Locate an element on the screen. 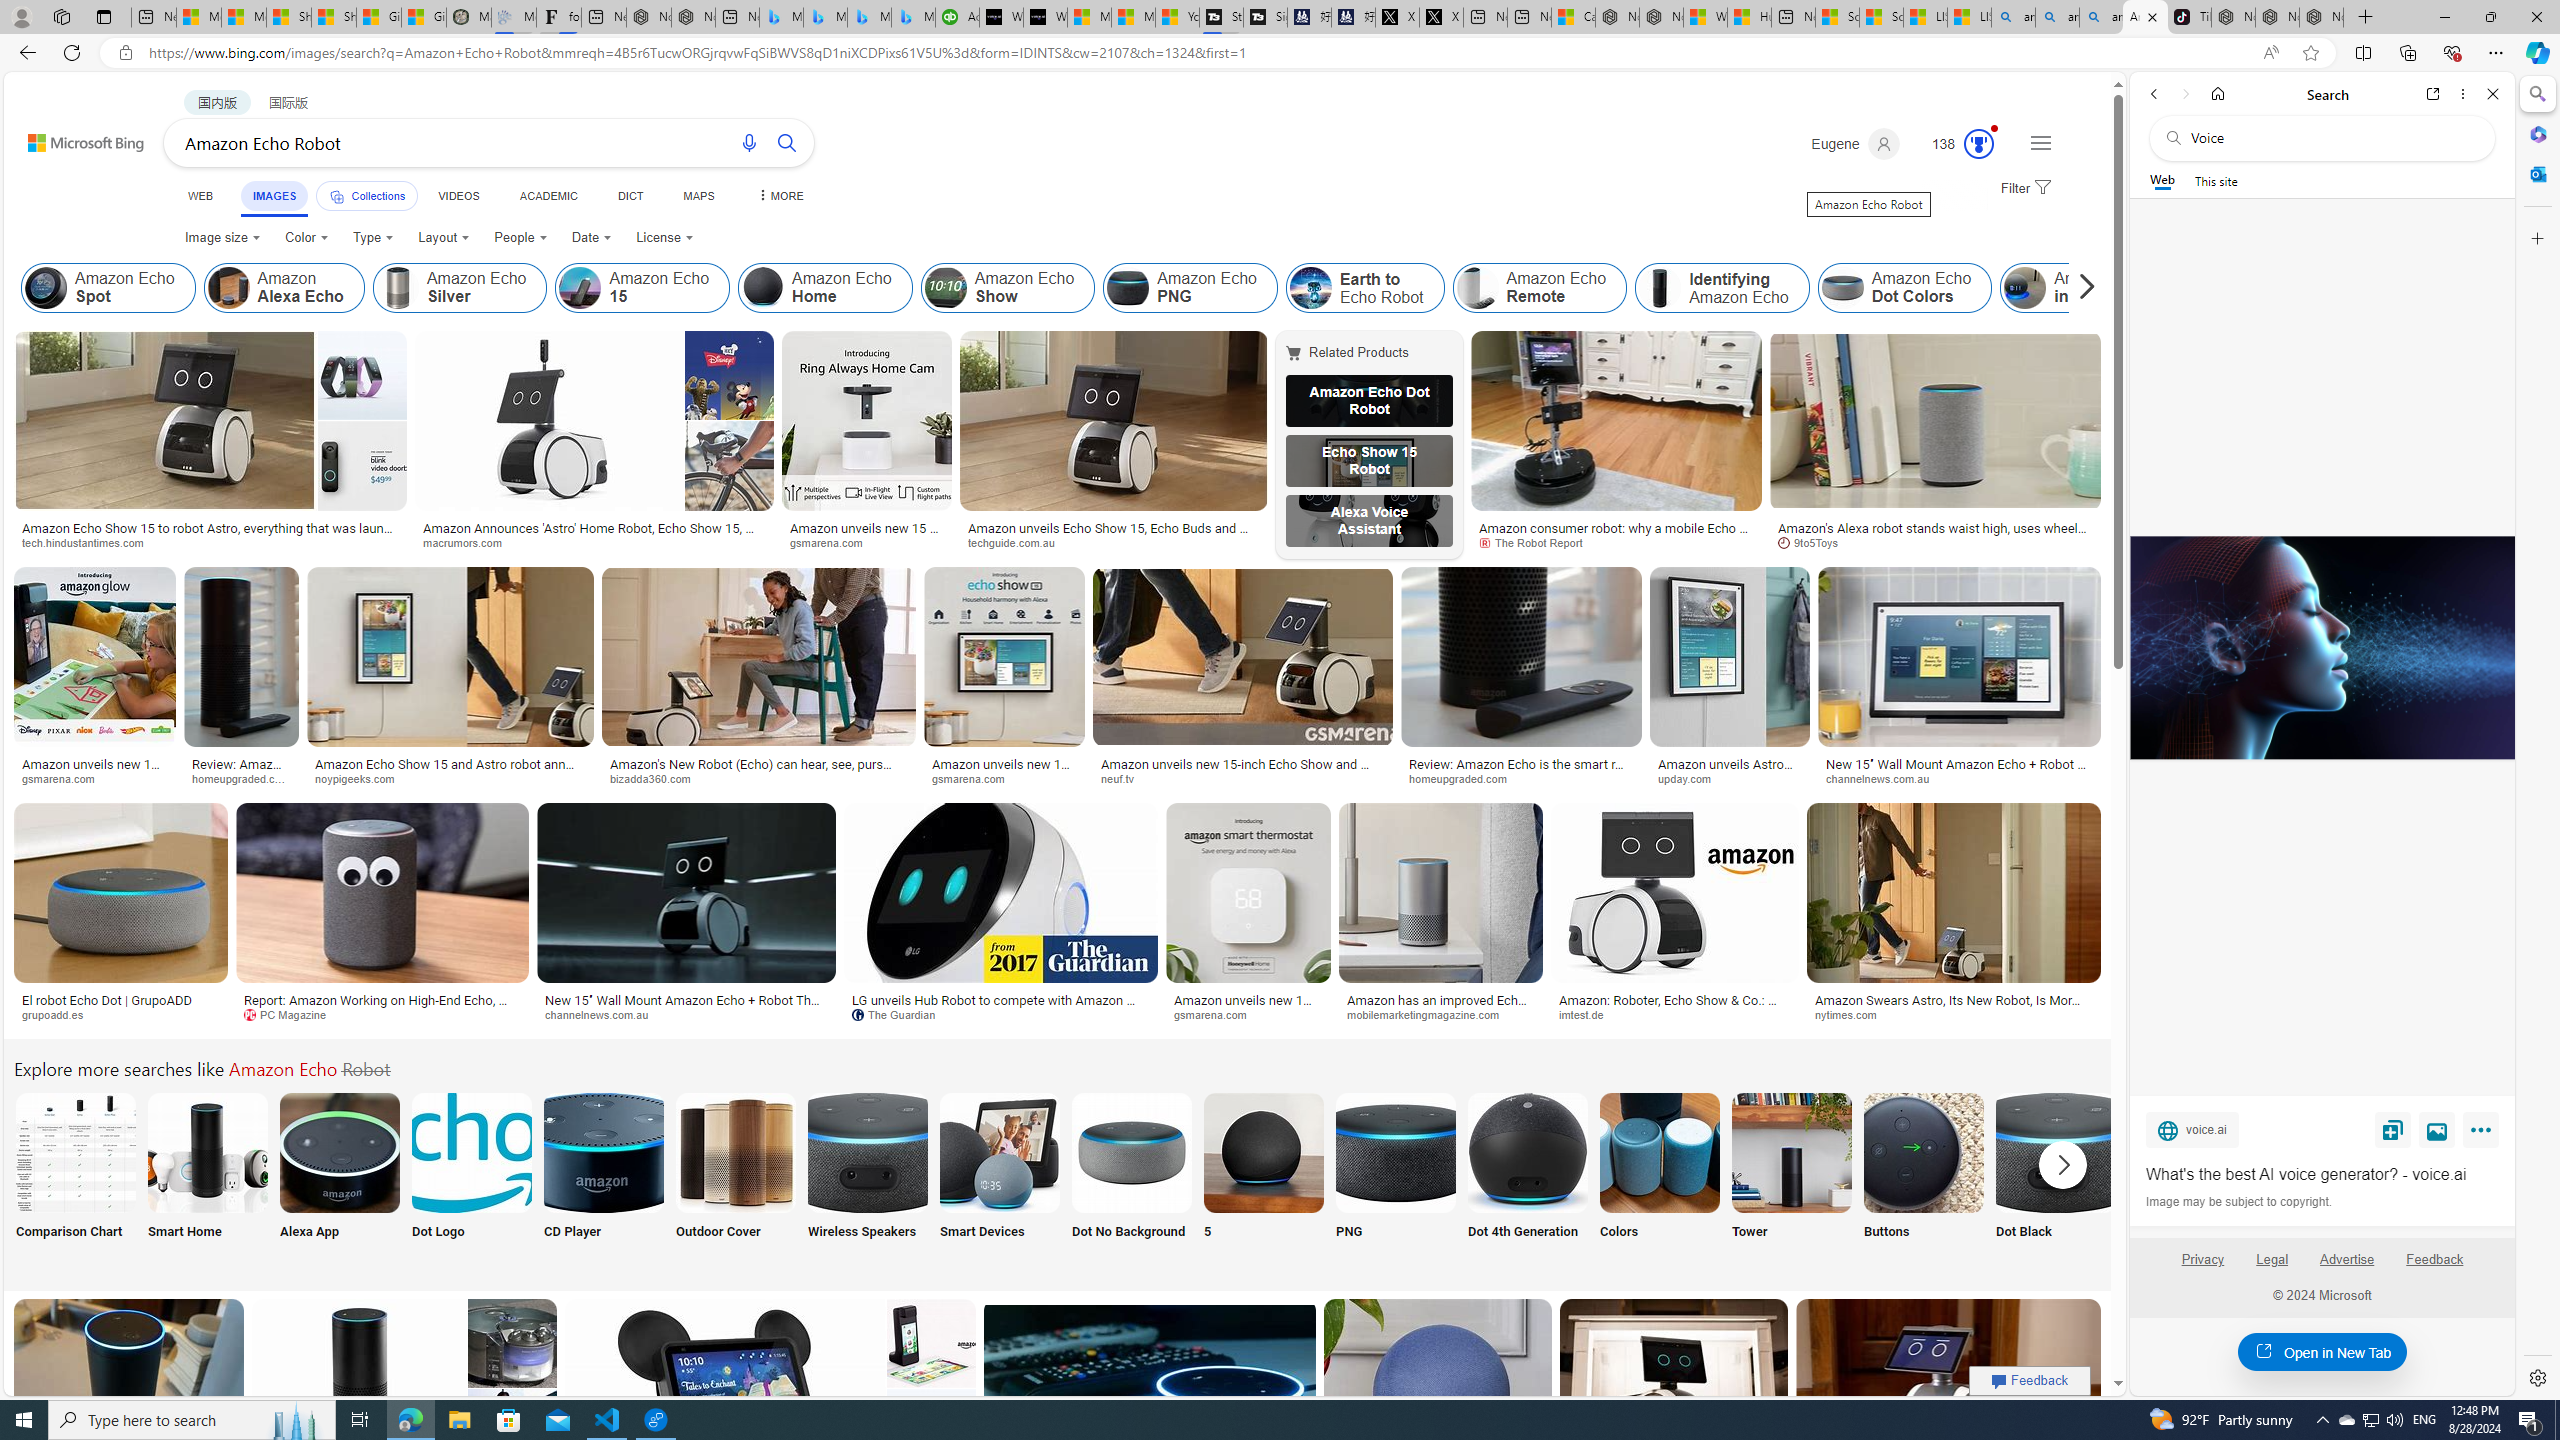 The width and height of the screenshot is (2560, 1440). 'Manatee Mortality Statistics | FWC' is located at coordinates (468, 16).